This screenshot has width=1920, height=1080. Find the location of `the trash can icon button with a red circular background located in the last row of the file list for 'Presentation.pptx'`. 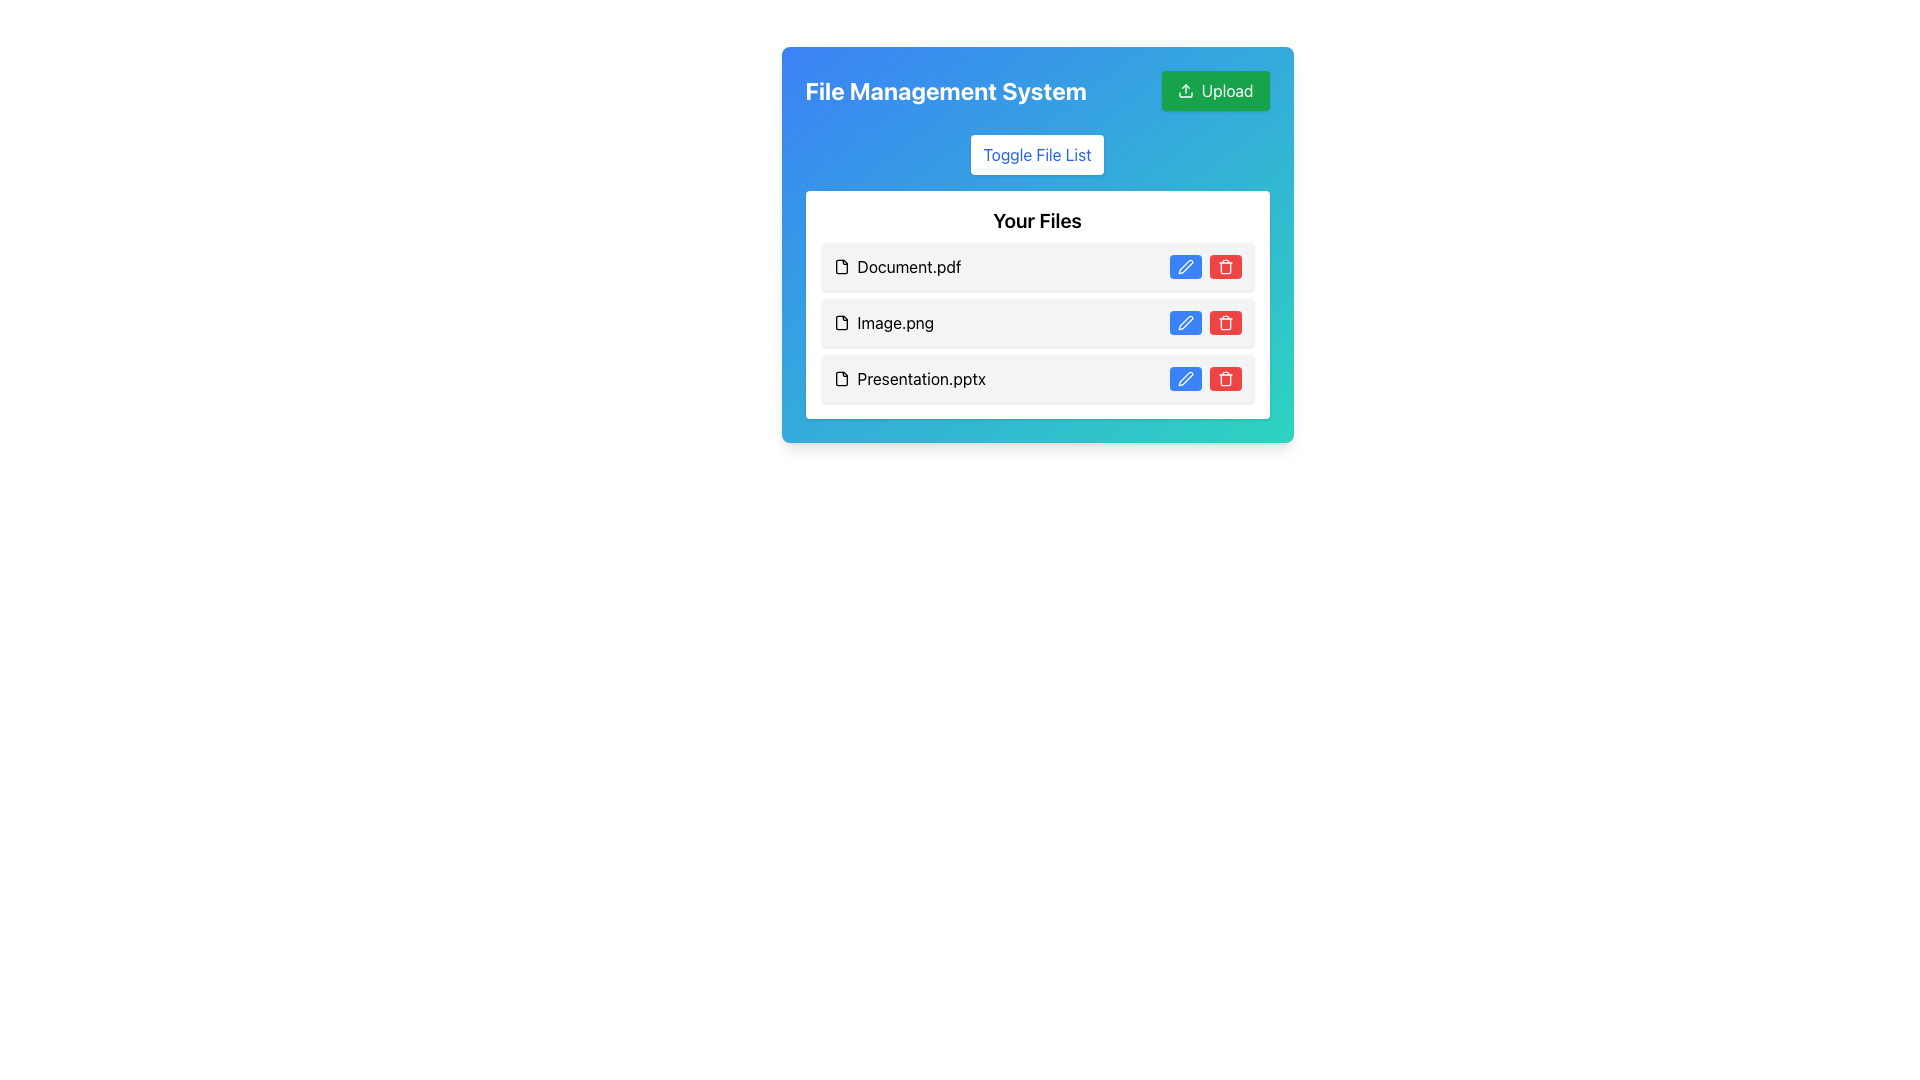

the trash can icon button with a red circular background located in the last row of the file list for 'Presentation.pptx' is located at coordinates (1224, 378).